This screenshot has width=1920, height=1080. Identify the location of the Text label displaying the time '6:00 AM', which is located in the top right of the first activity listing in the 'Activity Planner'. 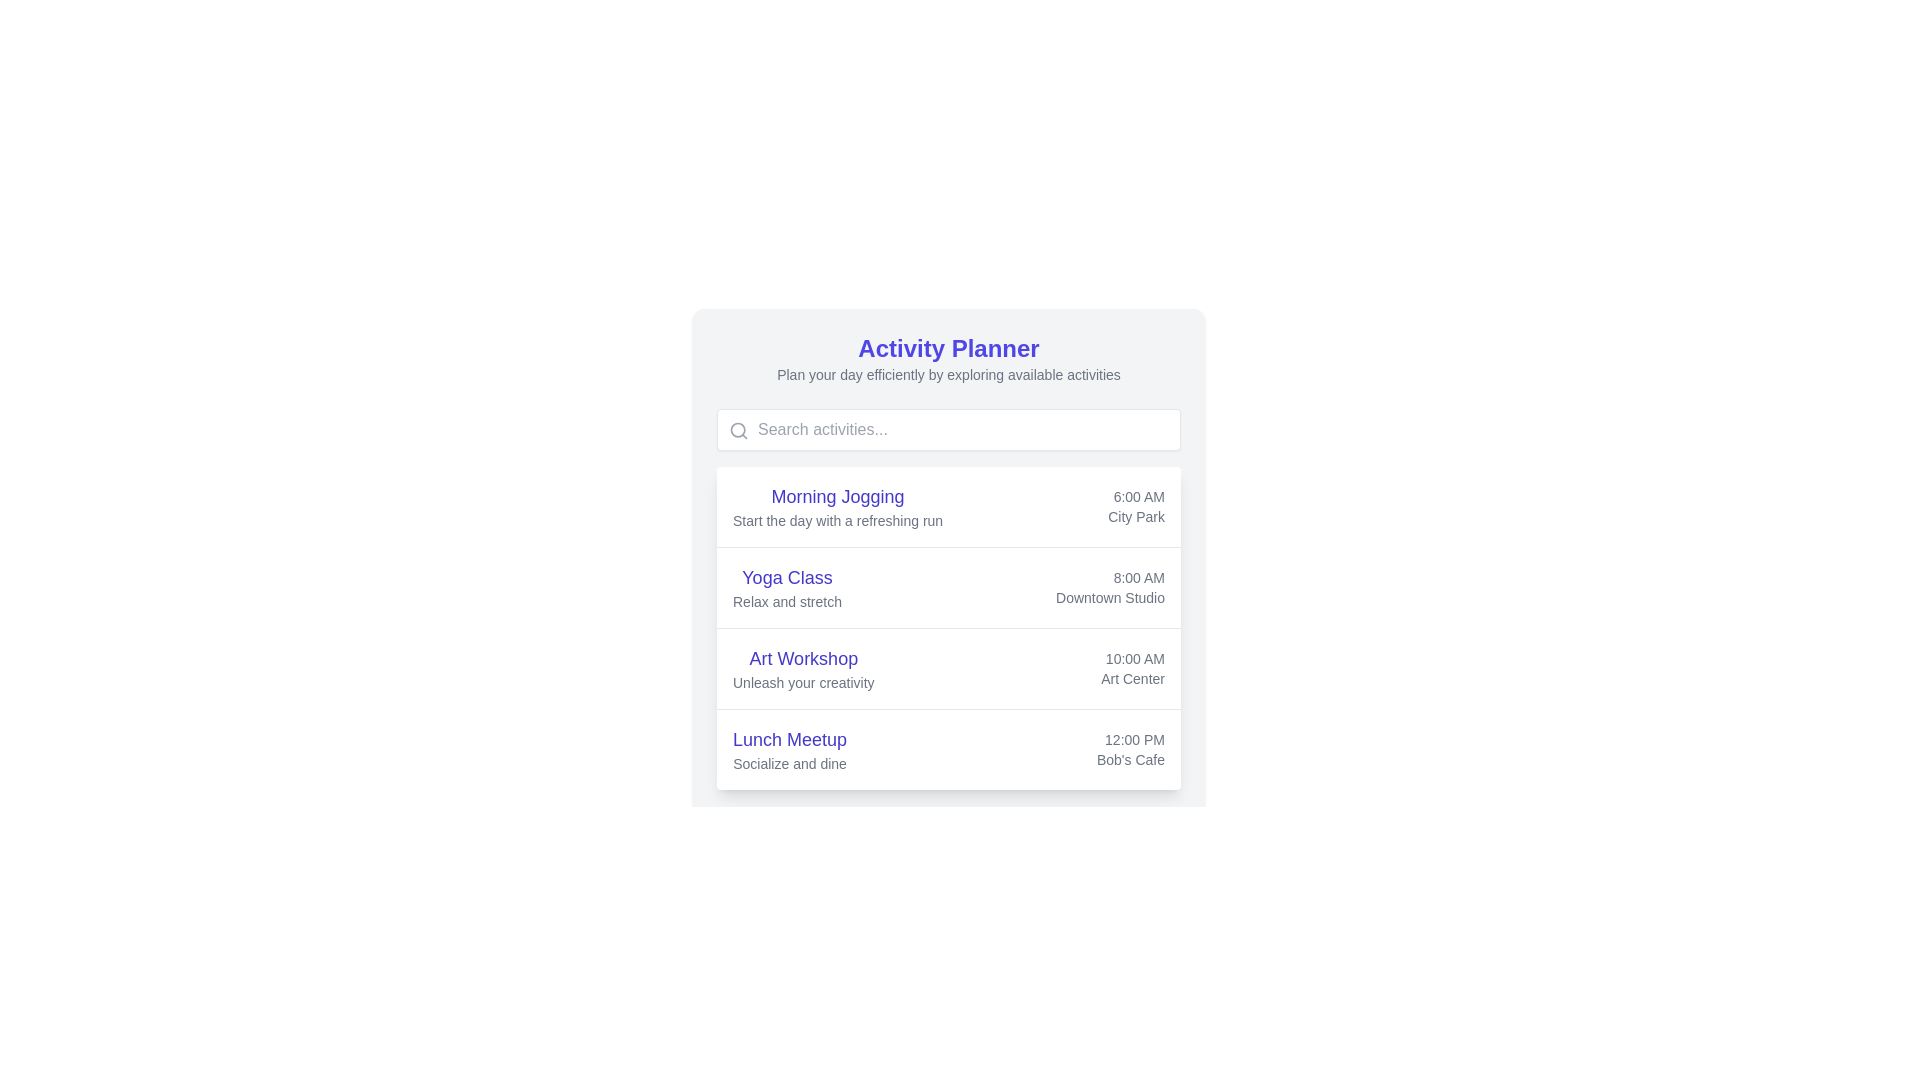
(1136, 496).